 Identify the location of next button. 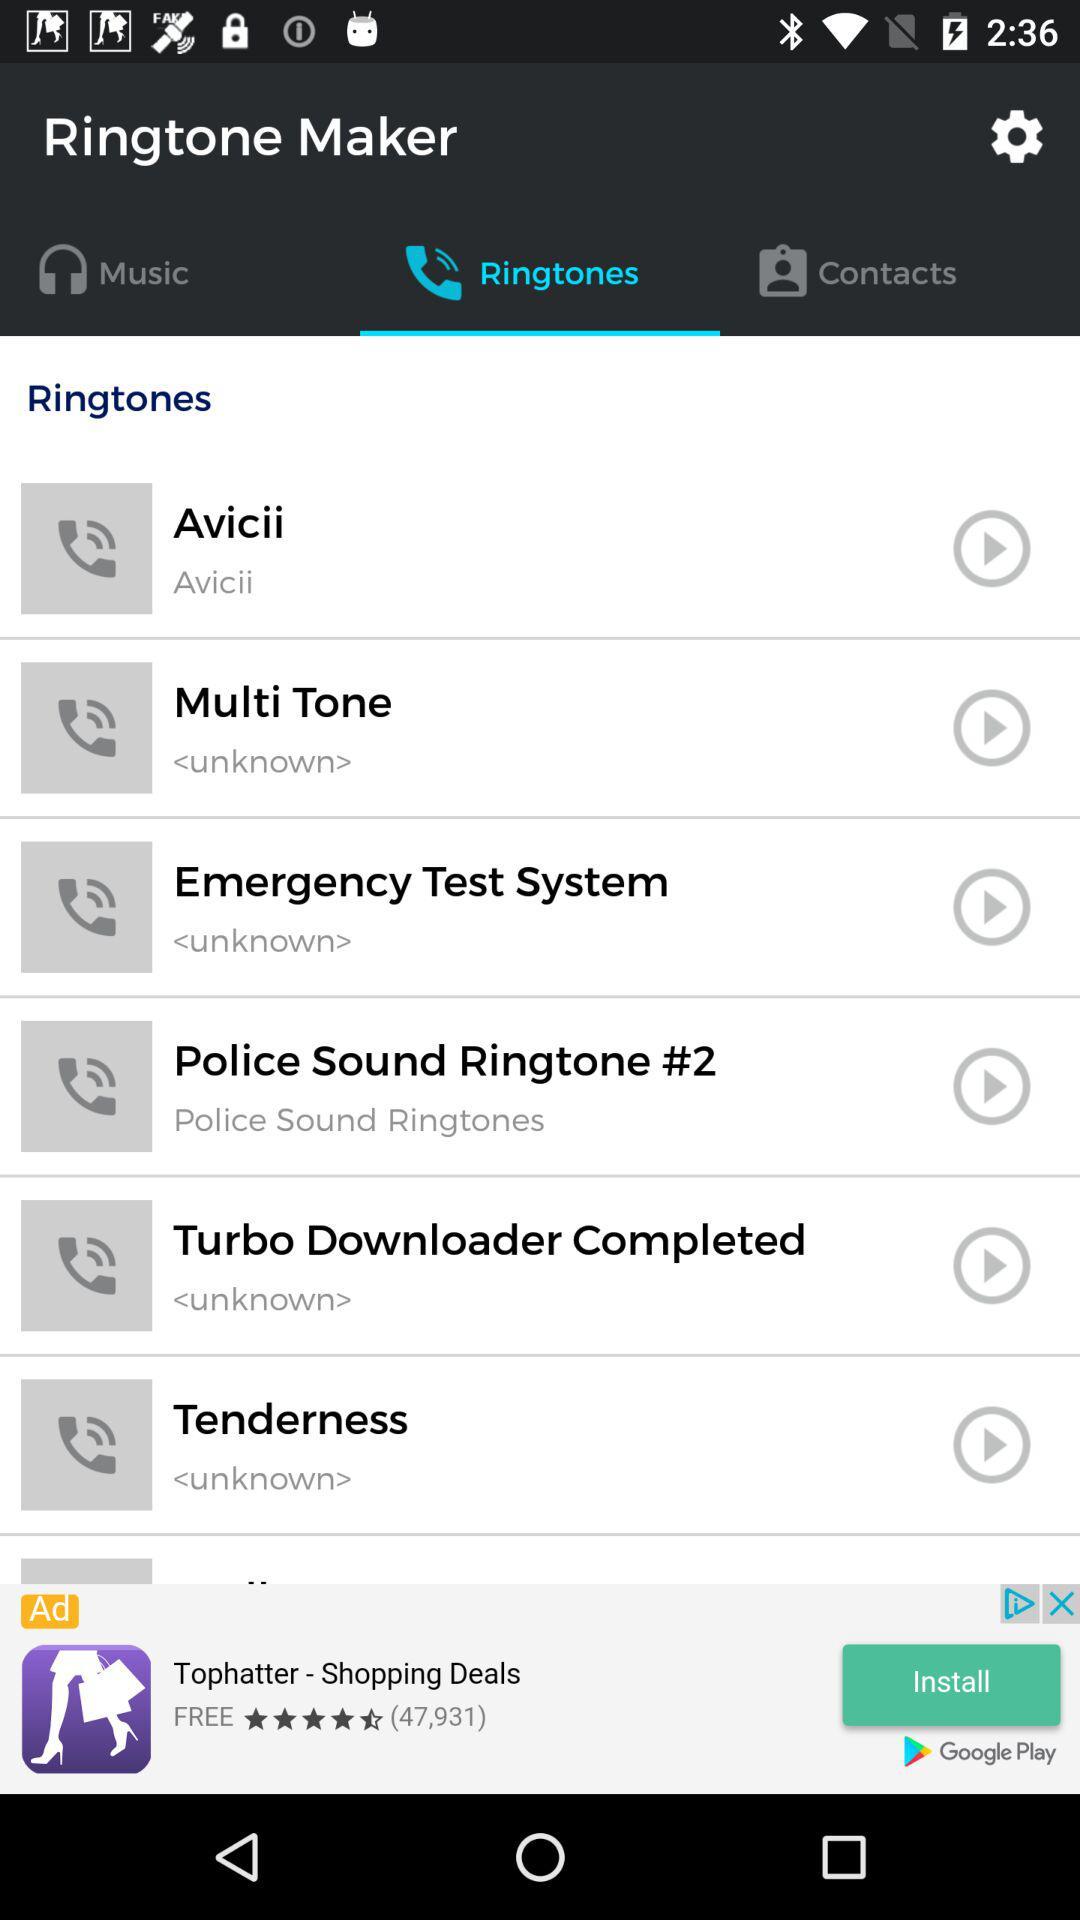
(991, 1085).